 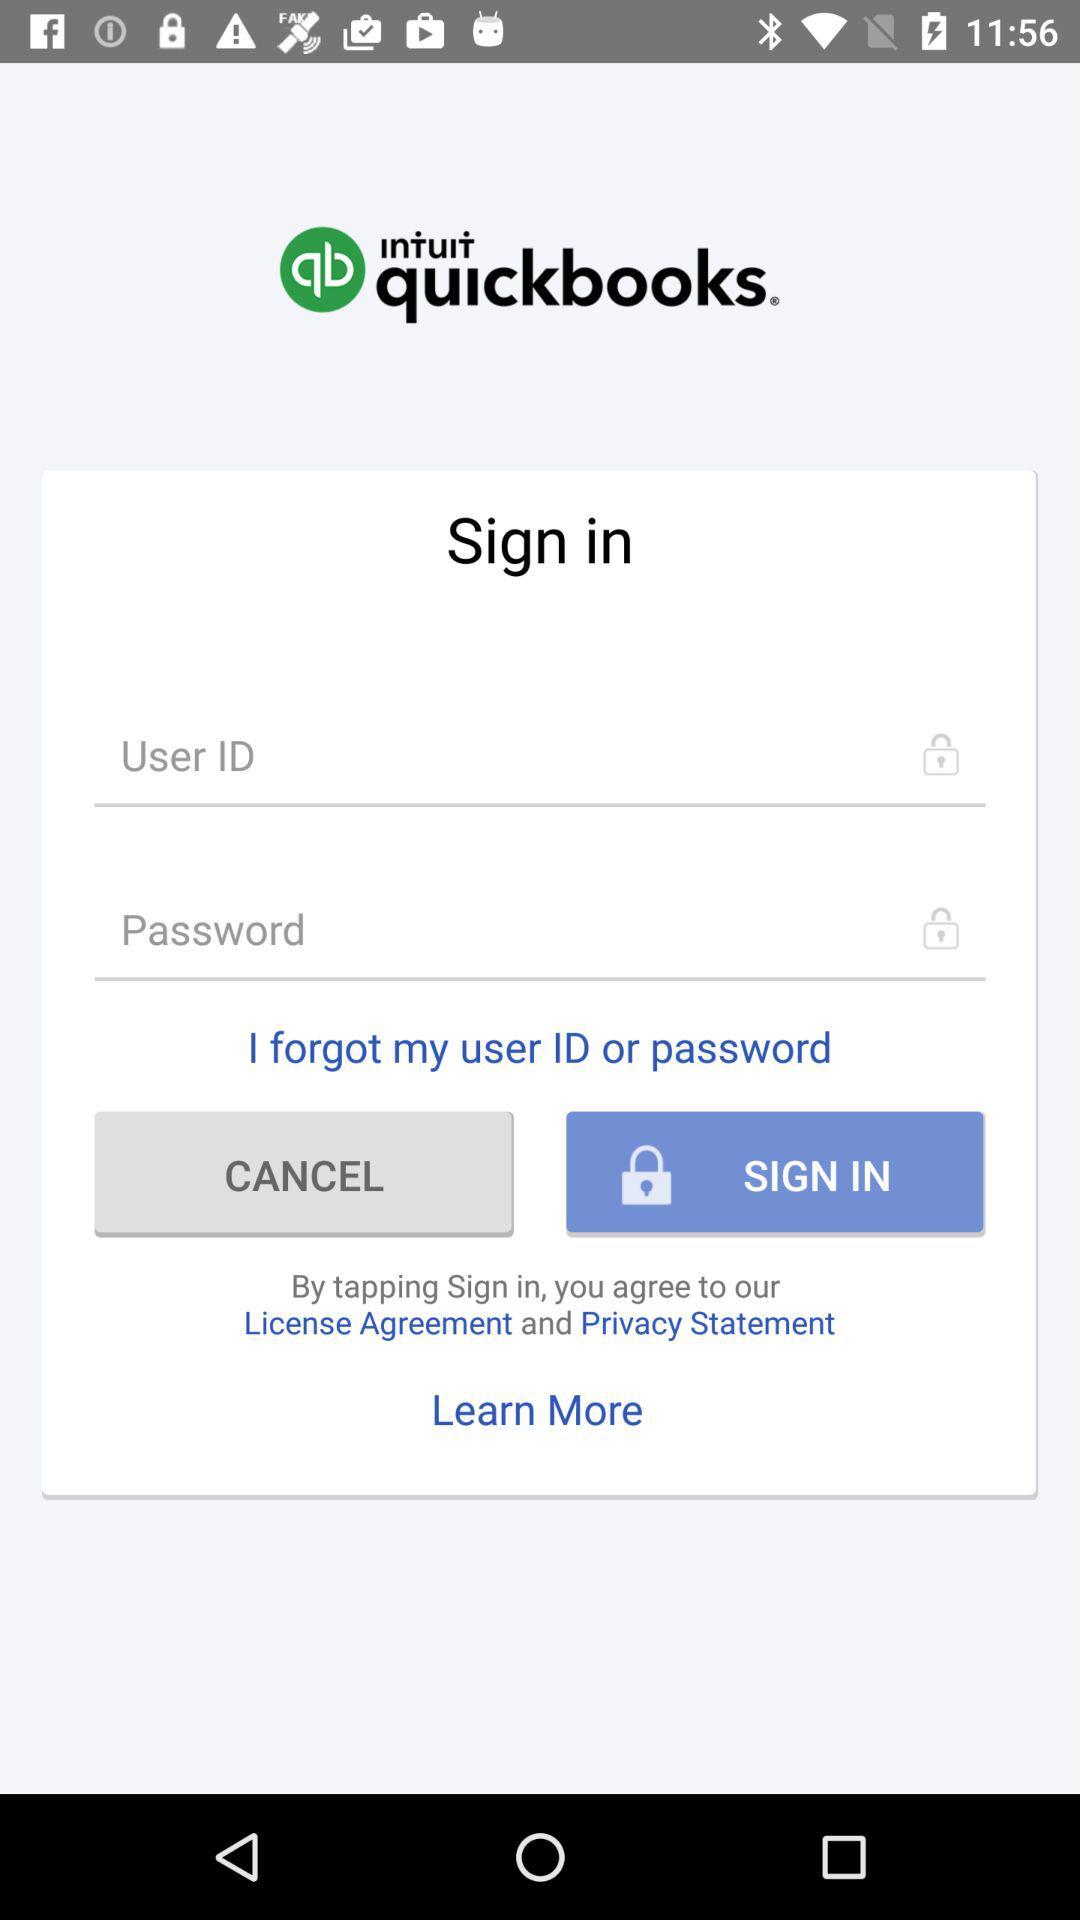 I want to click on the cancel item, so click(x=304, y=1174).